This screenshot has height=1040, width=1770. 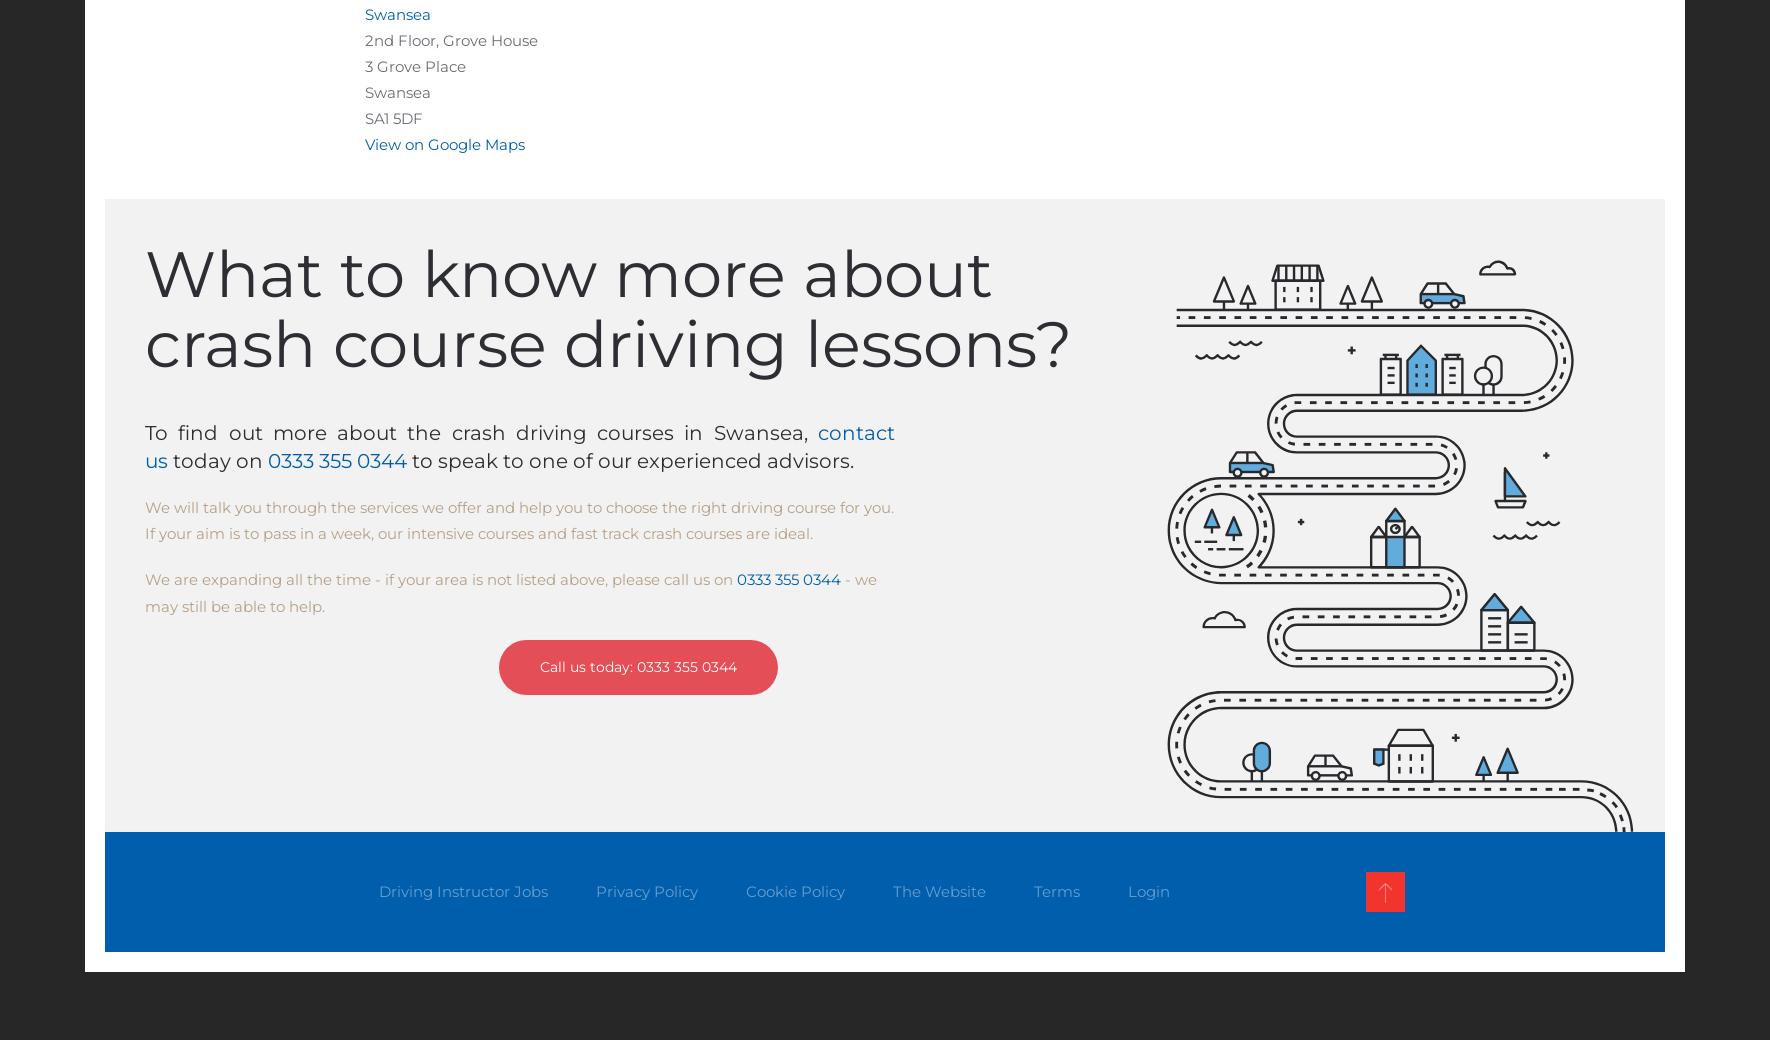 I want to click on 'What to know more about crash course driving lessons?', so click(x=607, y=307).